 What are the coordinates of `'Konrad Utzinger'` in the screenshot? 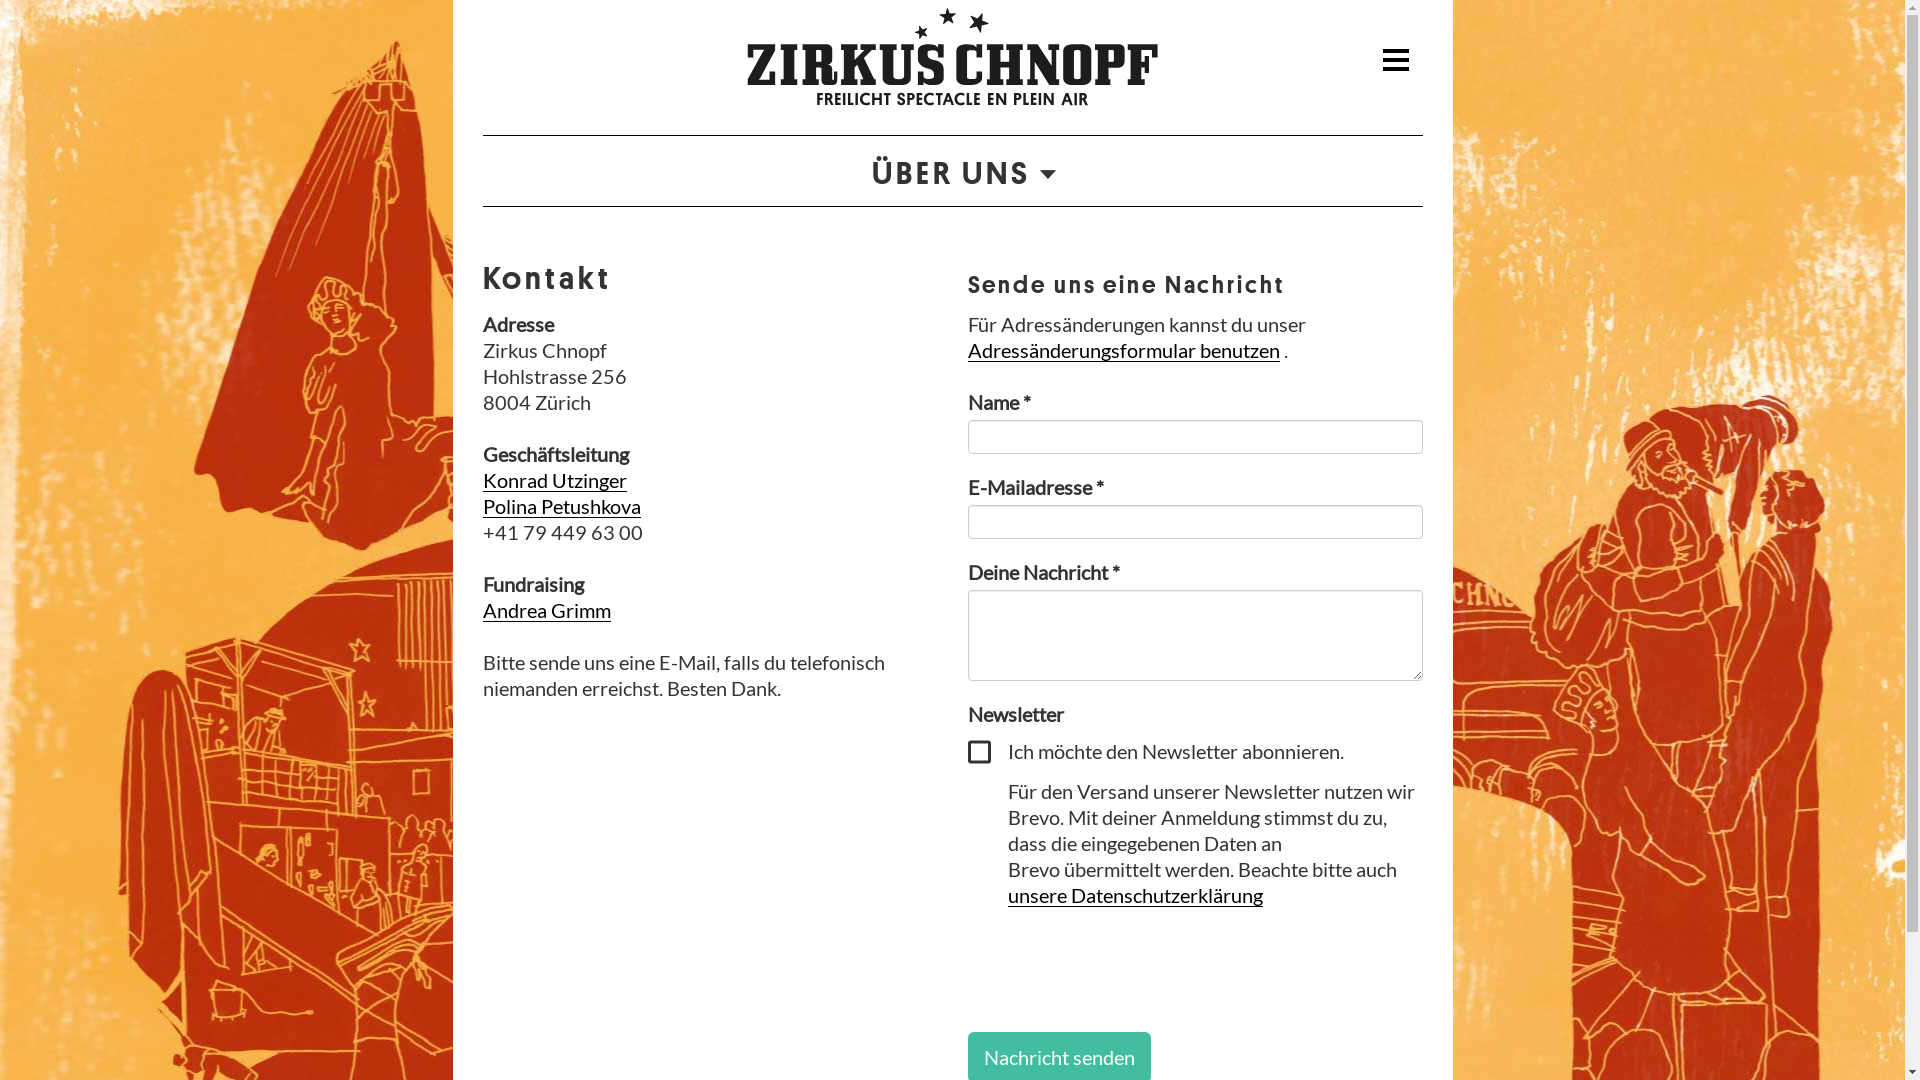 It's located at (481, 479).